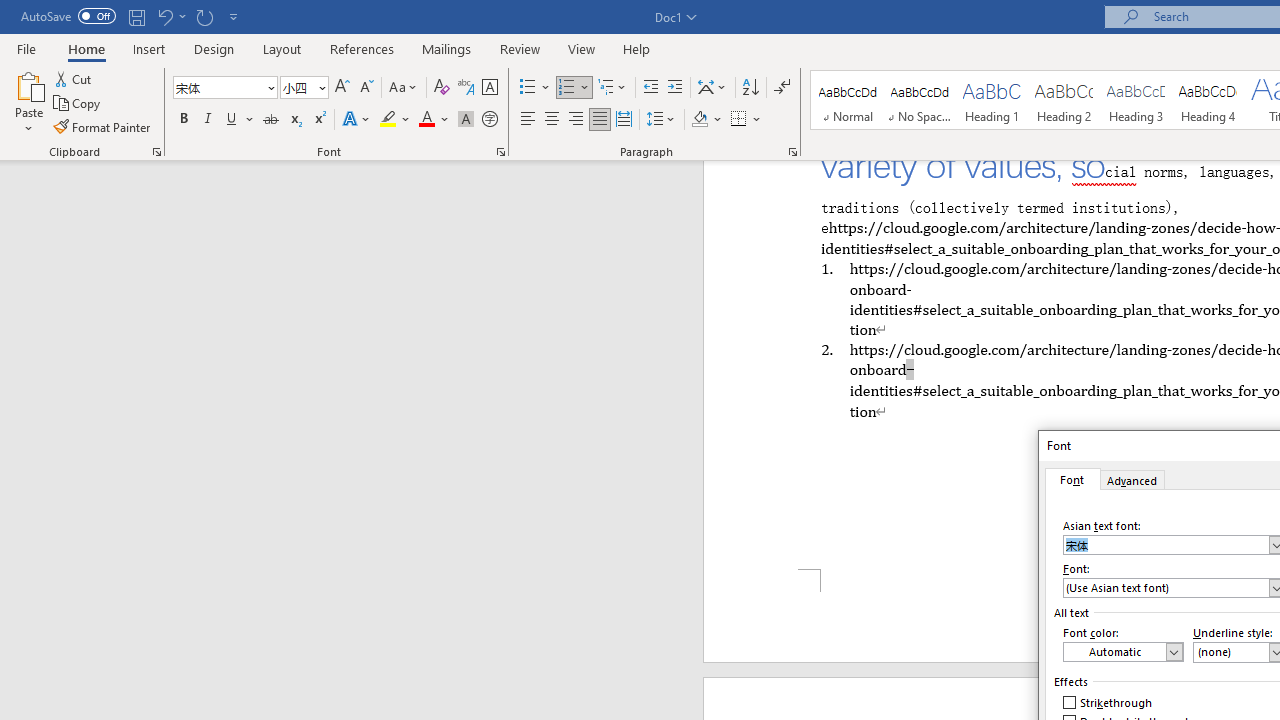 Image resolution: width=1280 pixels, height=720 pixels. I want to click on 'Justify', so click(598, 119).